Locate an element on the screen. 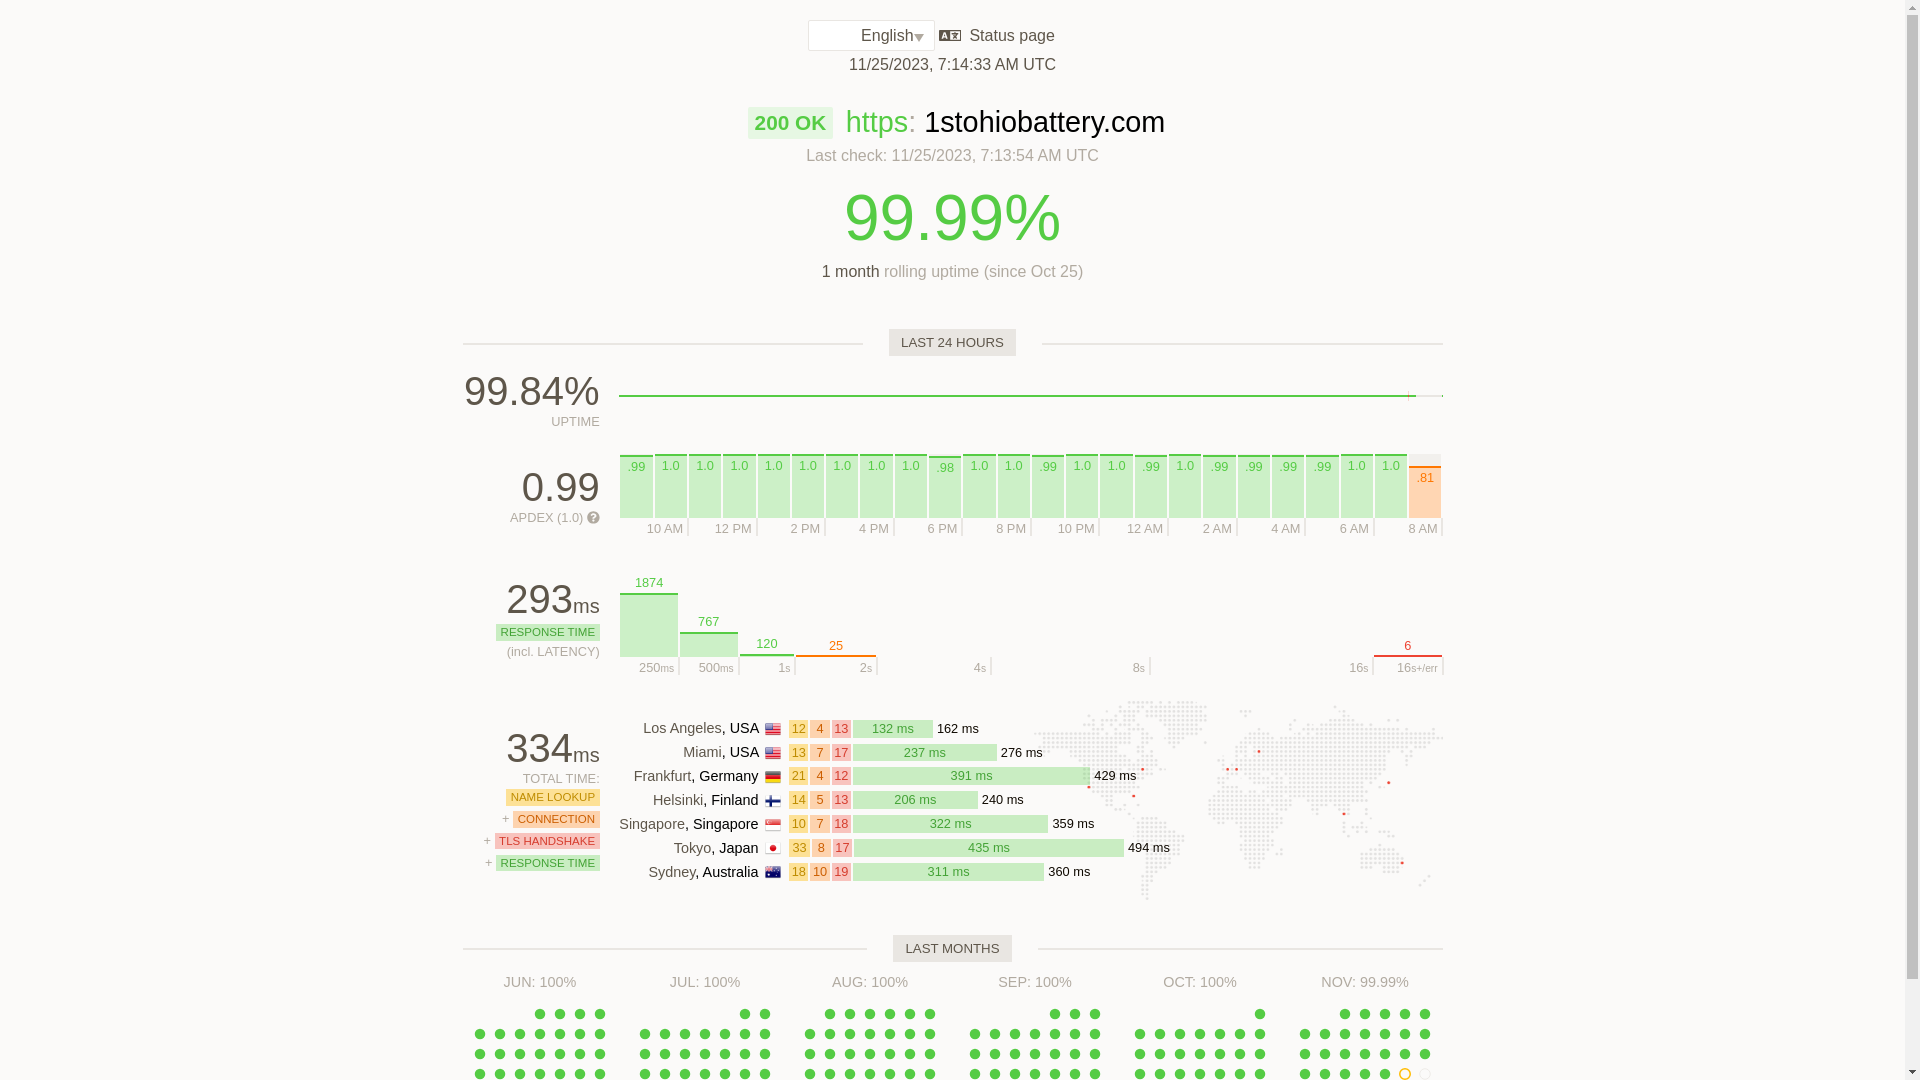 The width and height of the screenshot is (1920, 1080). '<small>Jul 11:</small> No downtime' is located at coordinates (665, 1052).